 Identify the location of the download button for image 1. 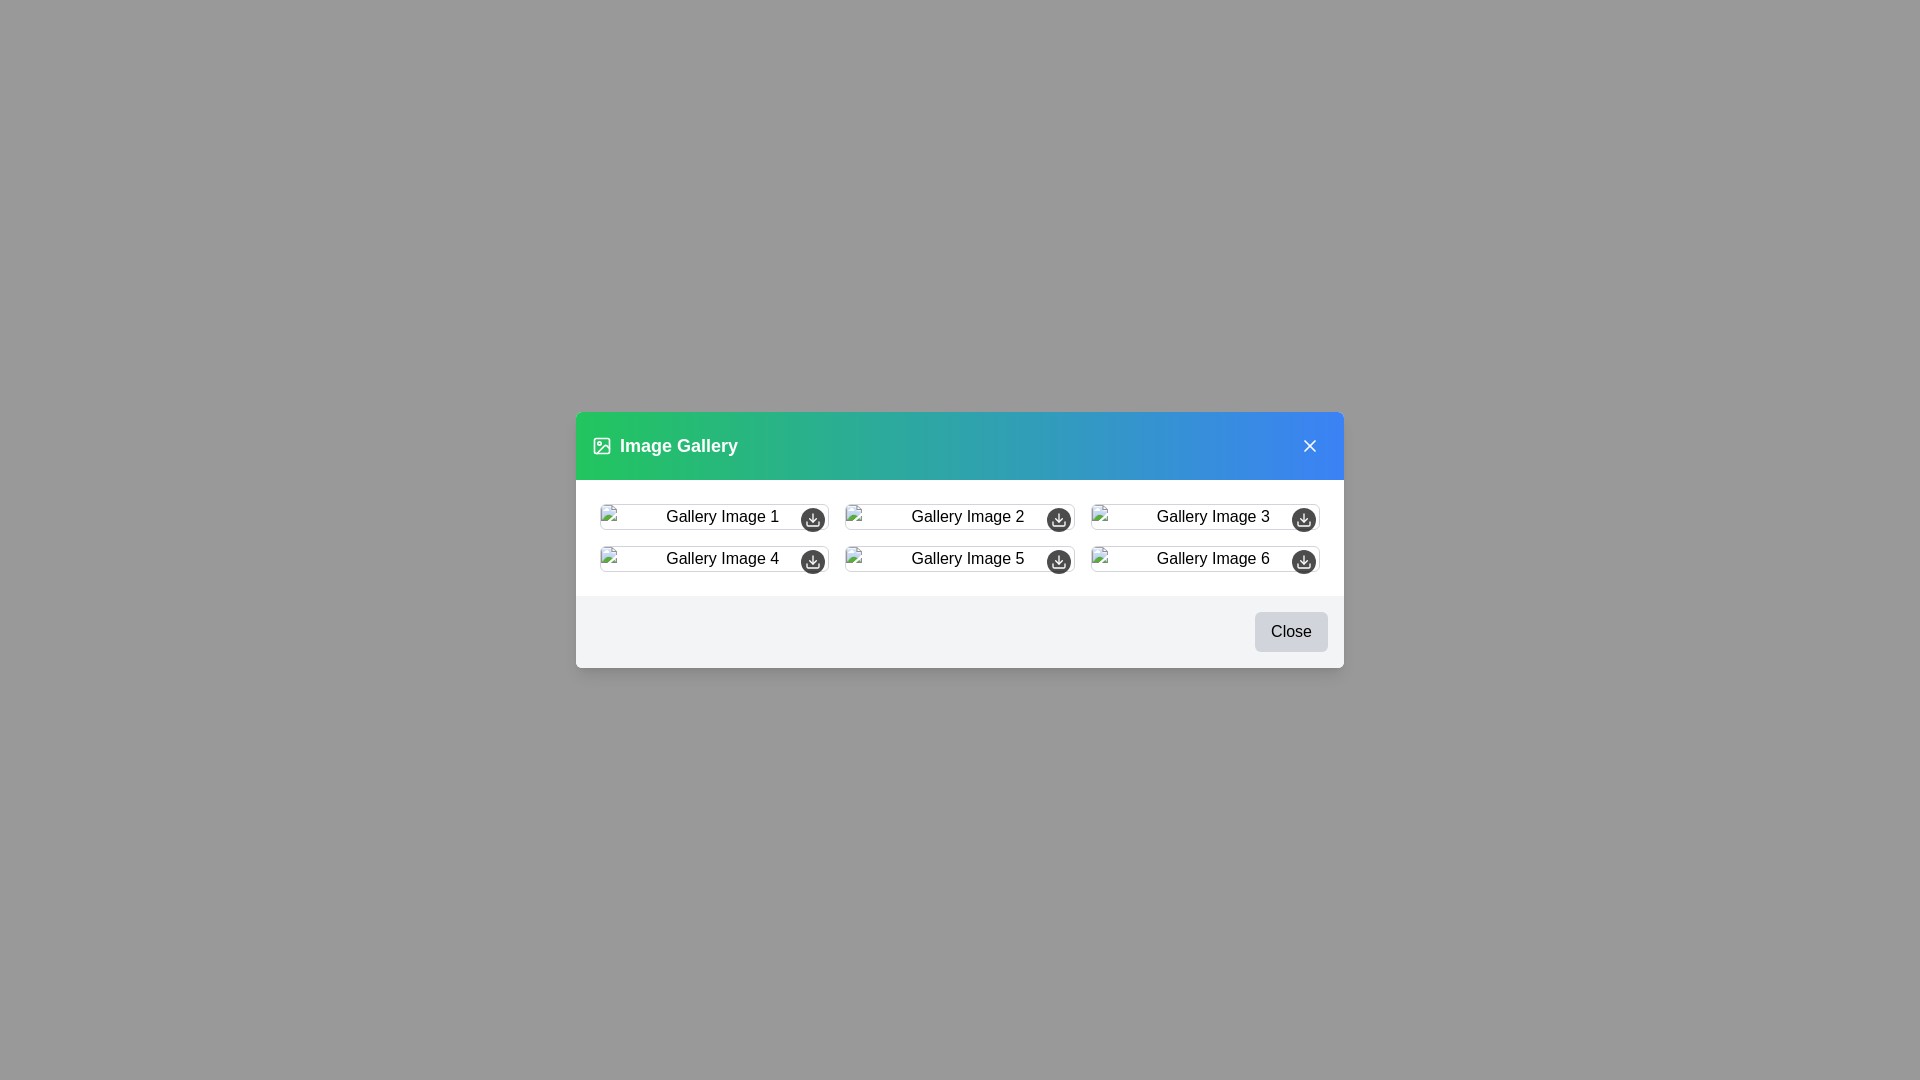
(812, 519).